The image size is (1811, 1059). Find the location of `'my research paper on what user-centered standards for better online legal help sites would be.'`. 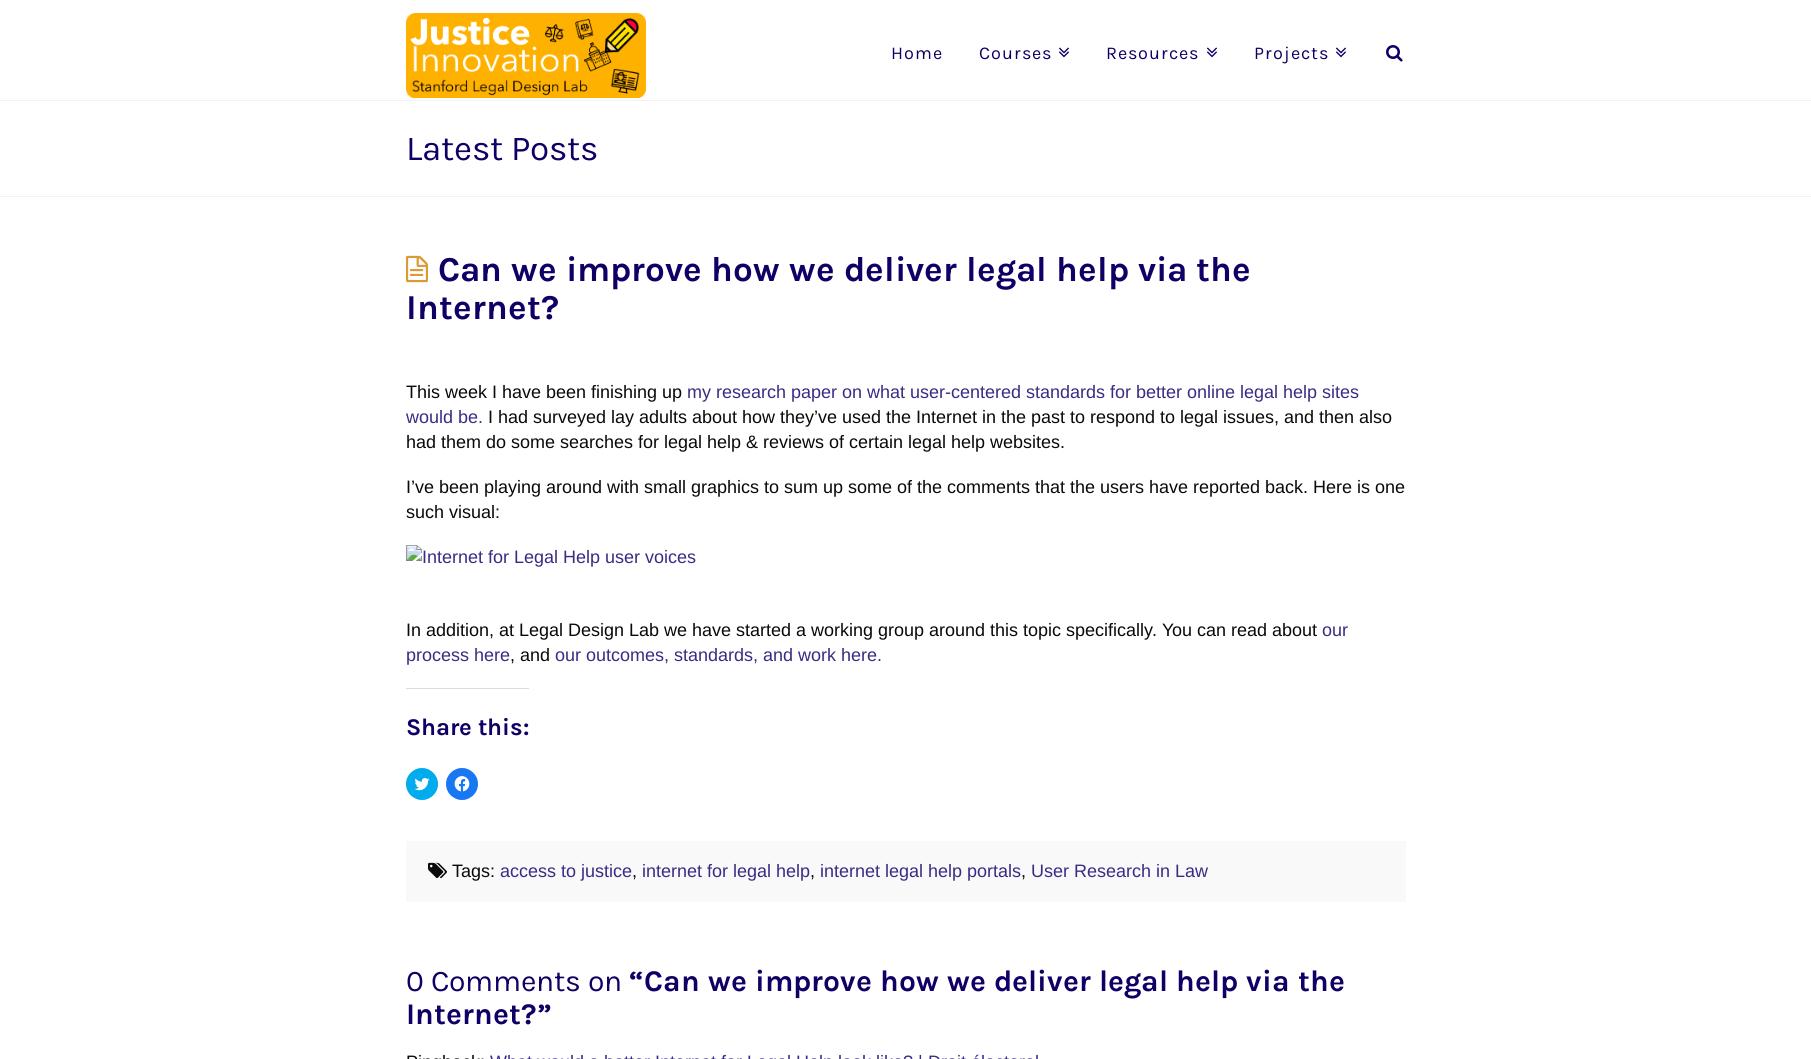

'my research paper on what user-centered standards for better online legal help sites would be.' is located at coordinates (881, 402).